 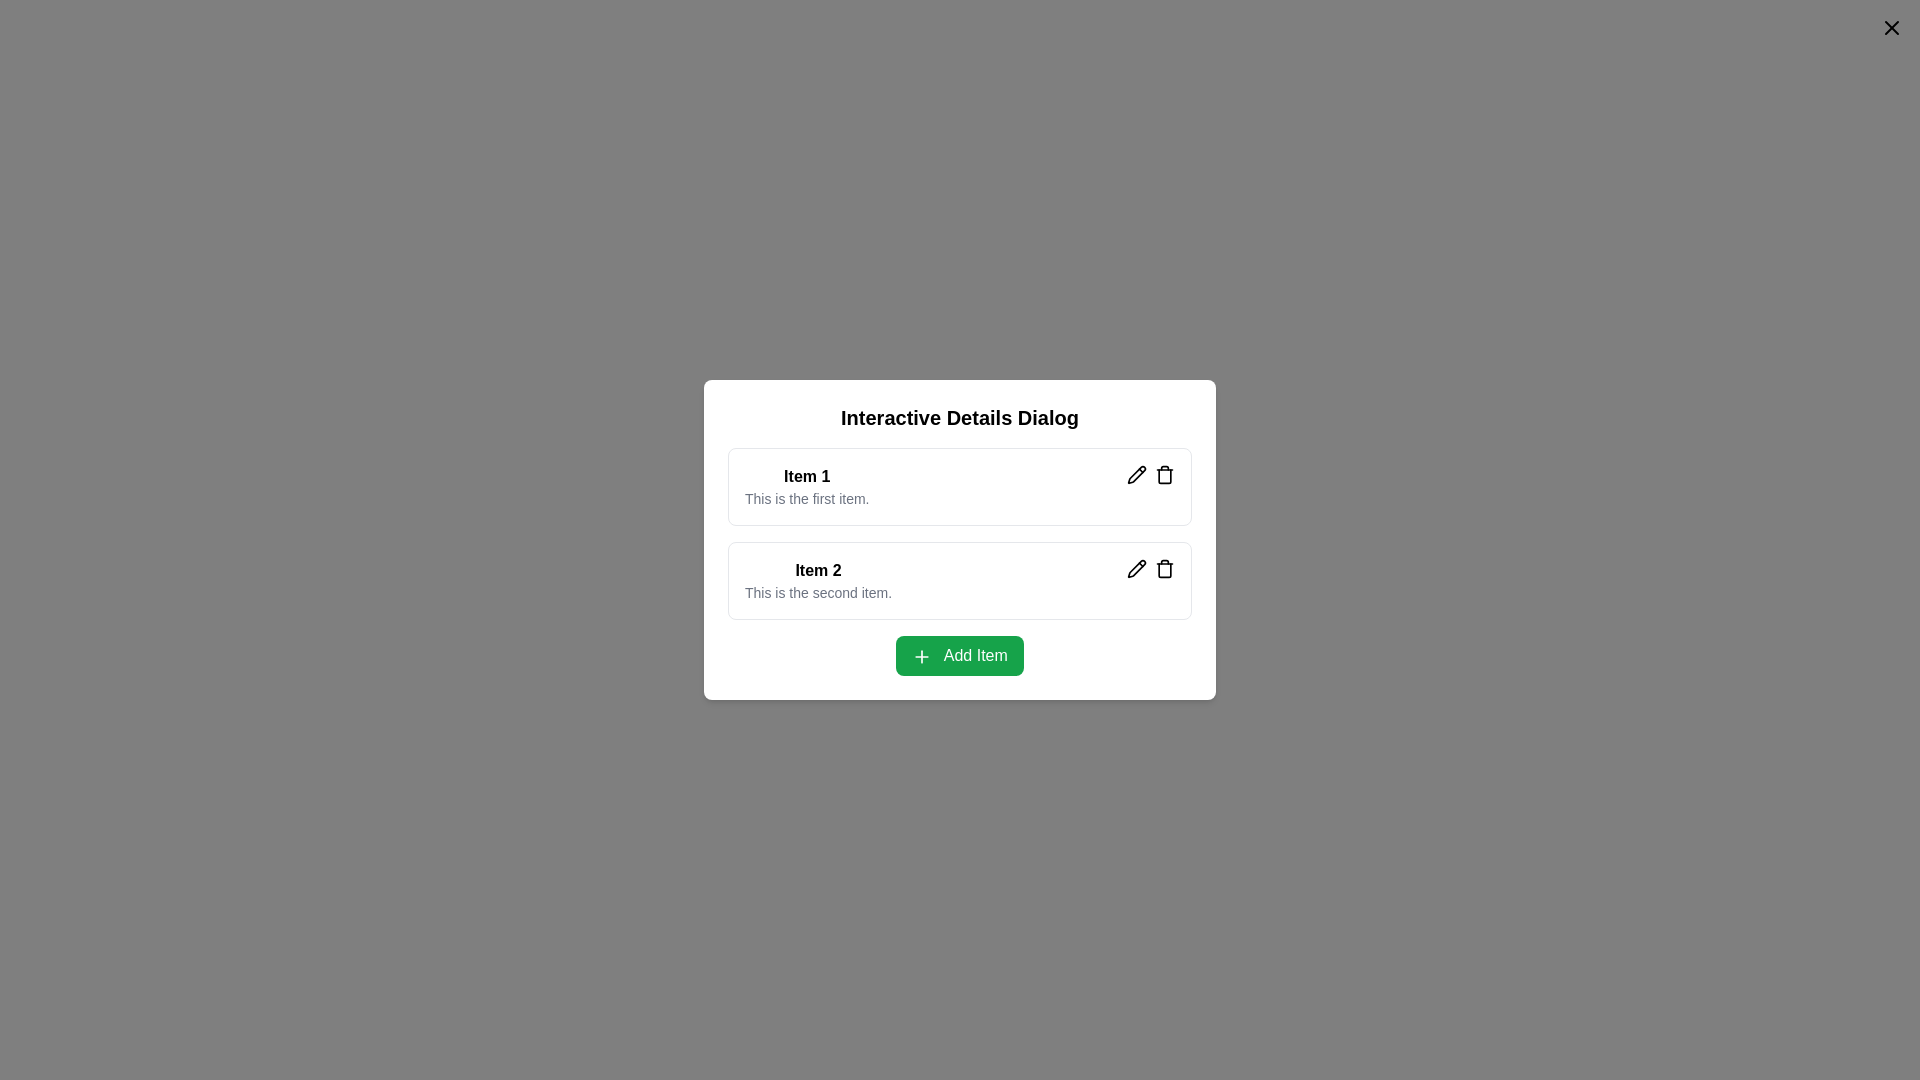 What do you see at coordinates (807, 477) in the screenshot?
I see `the bold text label reading 'Item 1' in the 'Interactive Details Dialog', which is styled to stand out from surrounding text` at bounding box center [807, 477].